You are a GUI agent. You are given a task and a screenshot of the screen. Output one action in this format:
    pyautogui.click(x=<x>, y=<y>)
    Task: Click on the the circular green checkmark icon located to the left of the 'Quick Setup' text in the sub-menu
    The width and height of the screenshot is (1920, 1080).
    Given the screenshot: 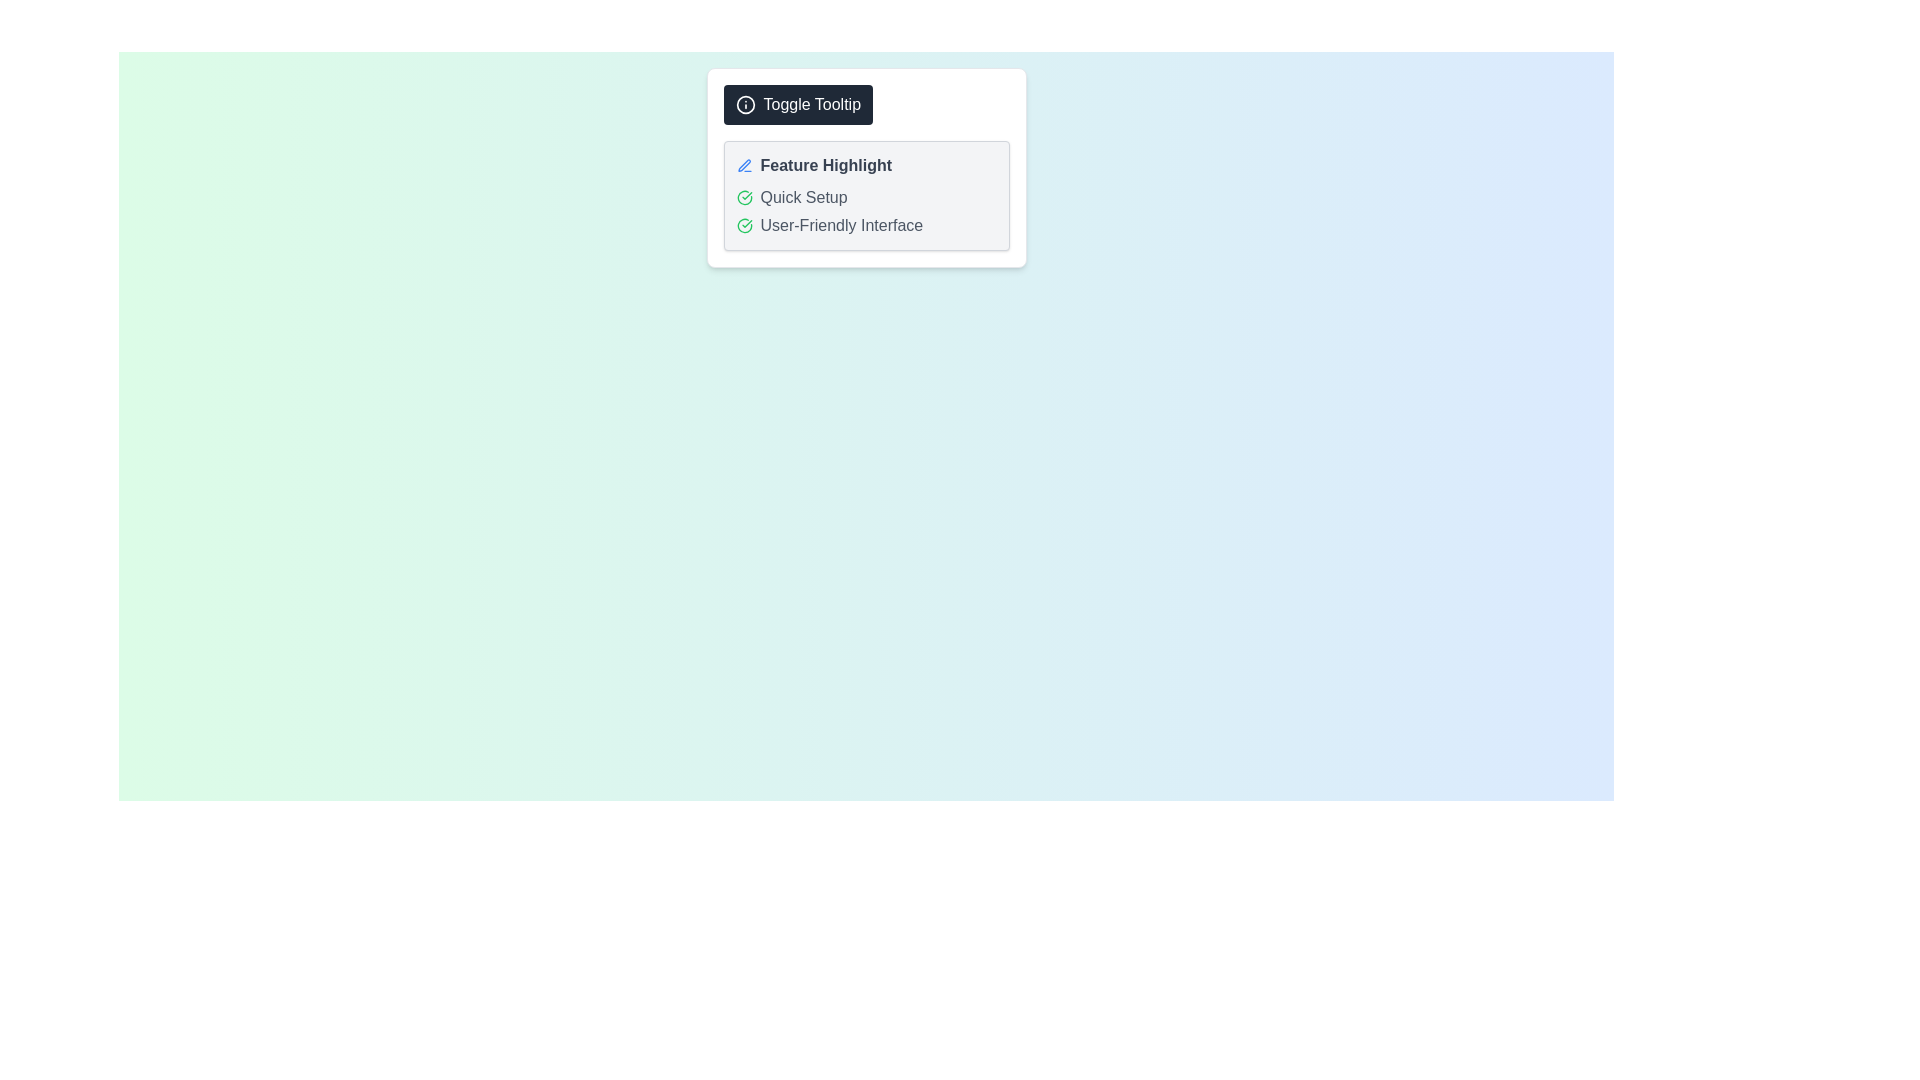 What is the action you would take?
    pyautogui.click(x=743, y=197)
    